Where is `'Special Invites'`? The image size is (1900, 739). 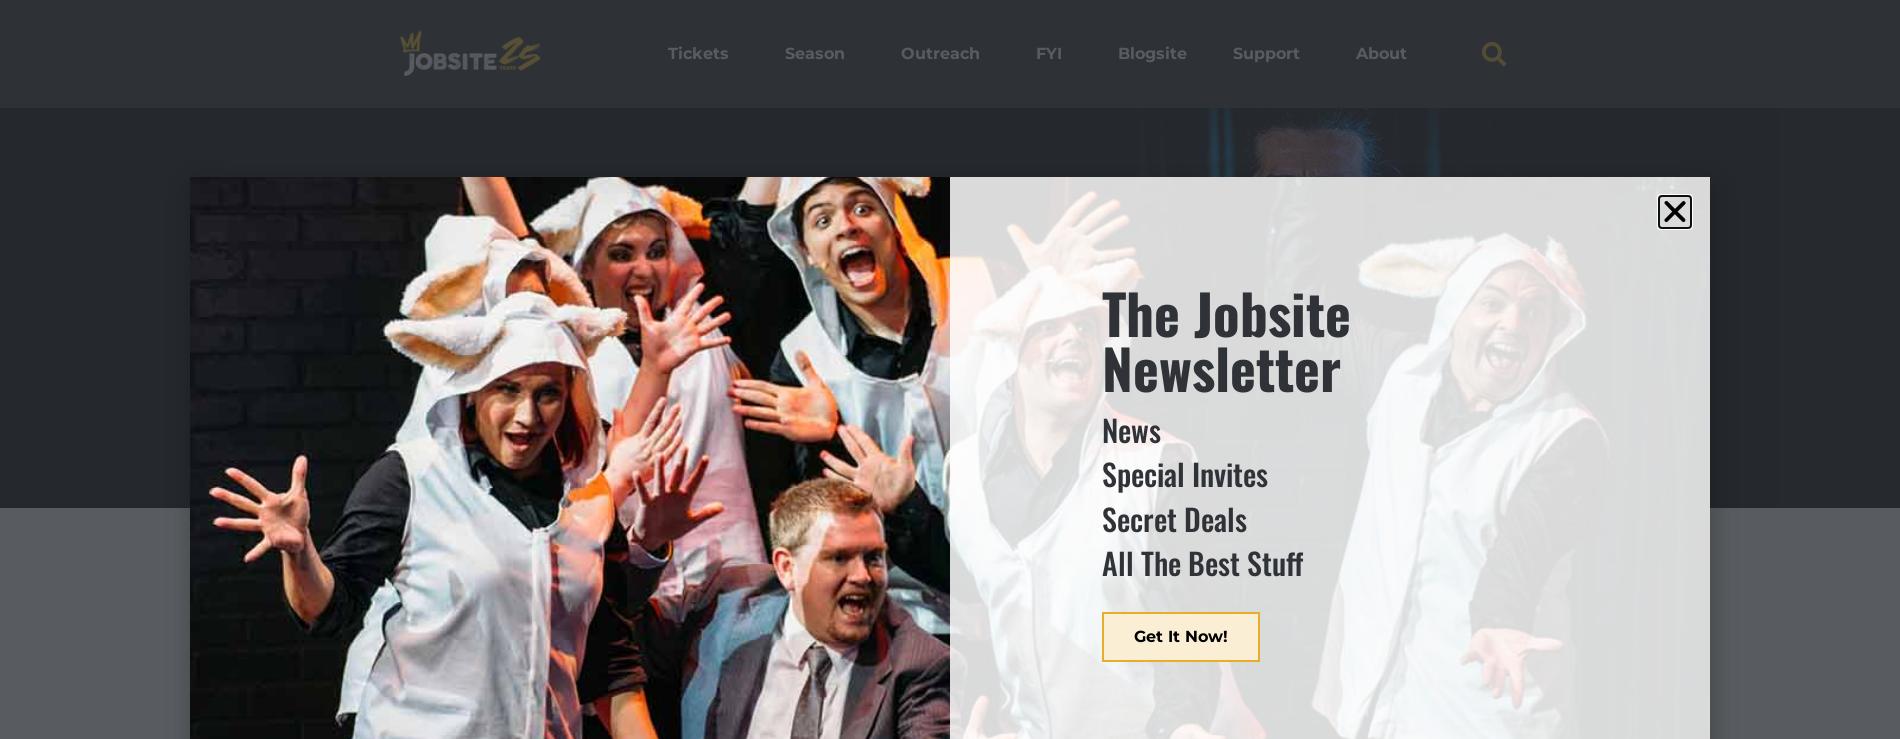 'Special Invites' is located at coordinates (1185, 472).